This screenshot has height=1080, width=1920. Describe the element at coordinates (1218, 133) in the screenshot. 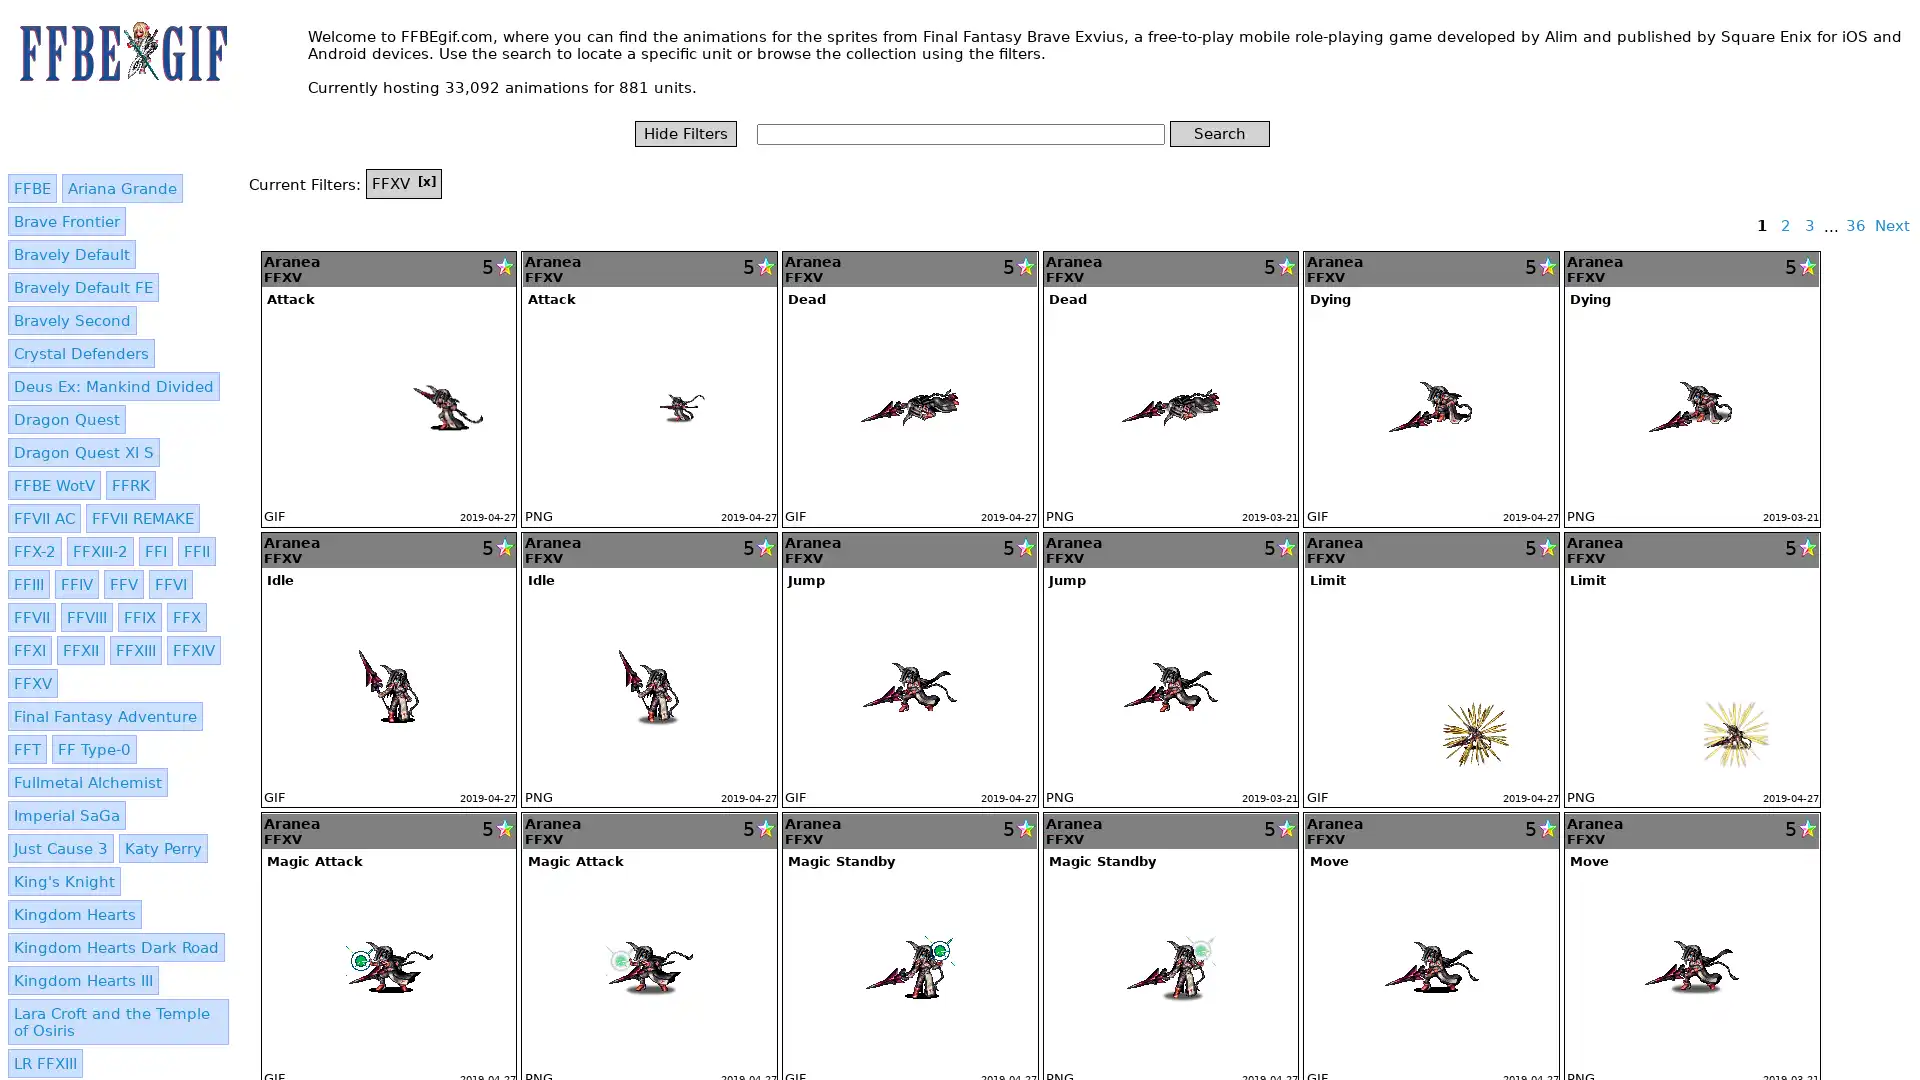

I see `Search` at that location.